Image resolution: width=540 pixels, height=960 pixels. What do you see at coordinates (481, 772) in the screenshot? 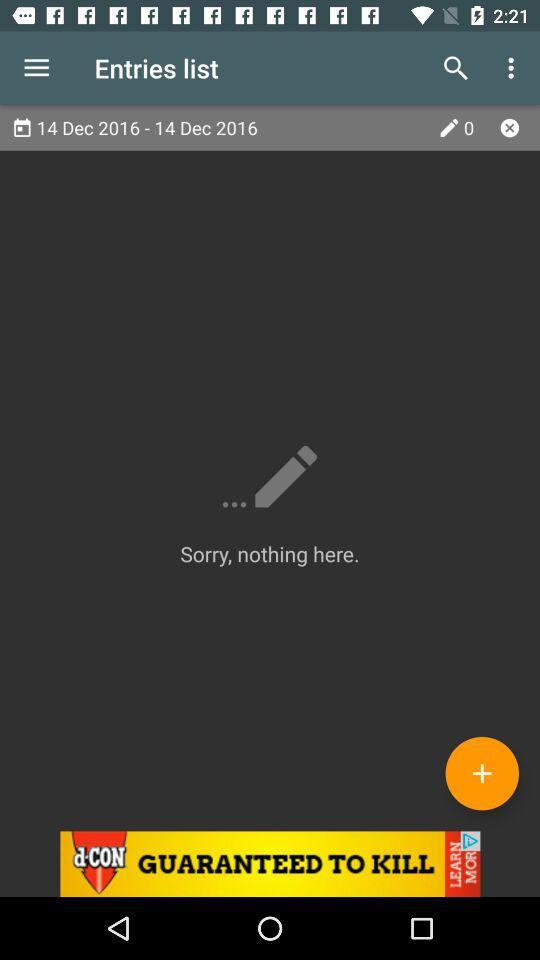
I see `icon` at bounding box center [481, 772].